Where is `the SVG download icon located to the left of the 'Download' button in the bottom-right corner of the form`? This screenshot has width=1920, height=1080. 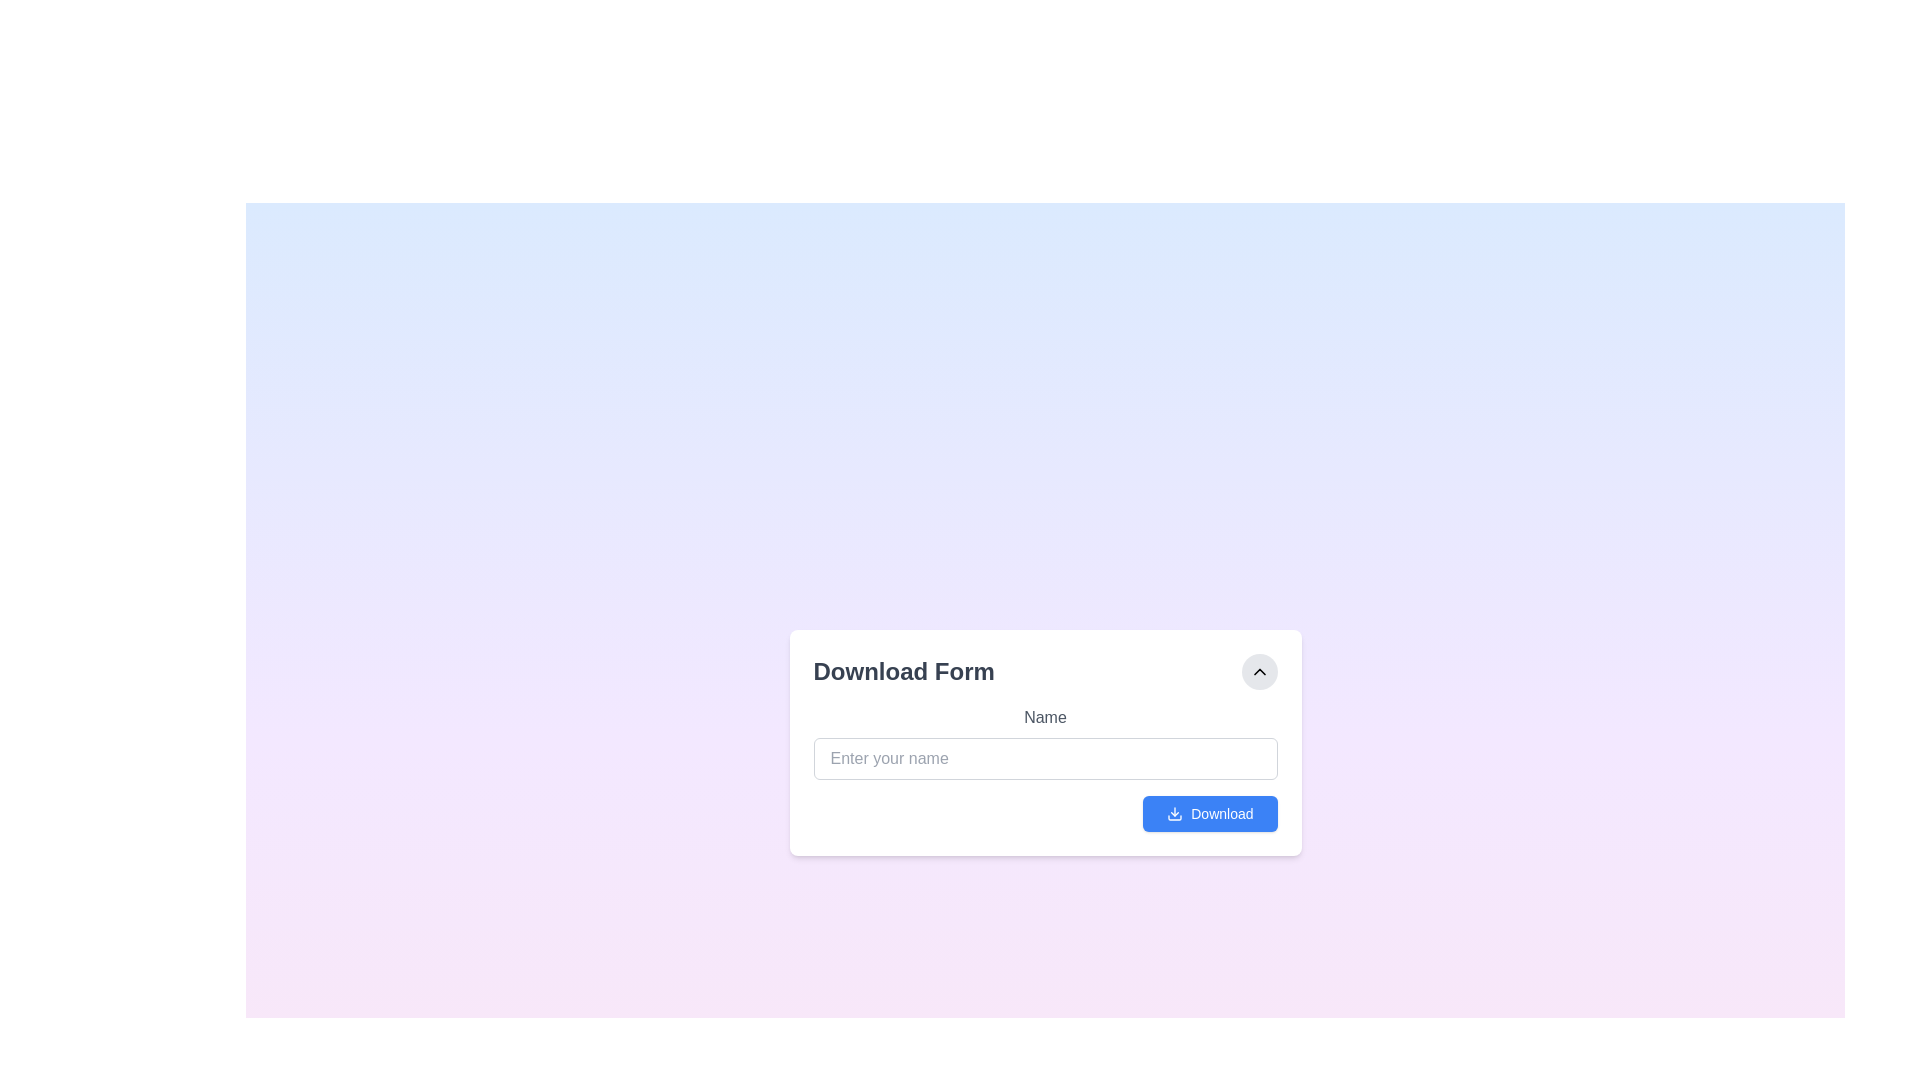
the SVG download icon located to the left of the 'Download' button in the bottom-right corner of the form is located at coordinates (1175, 813).